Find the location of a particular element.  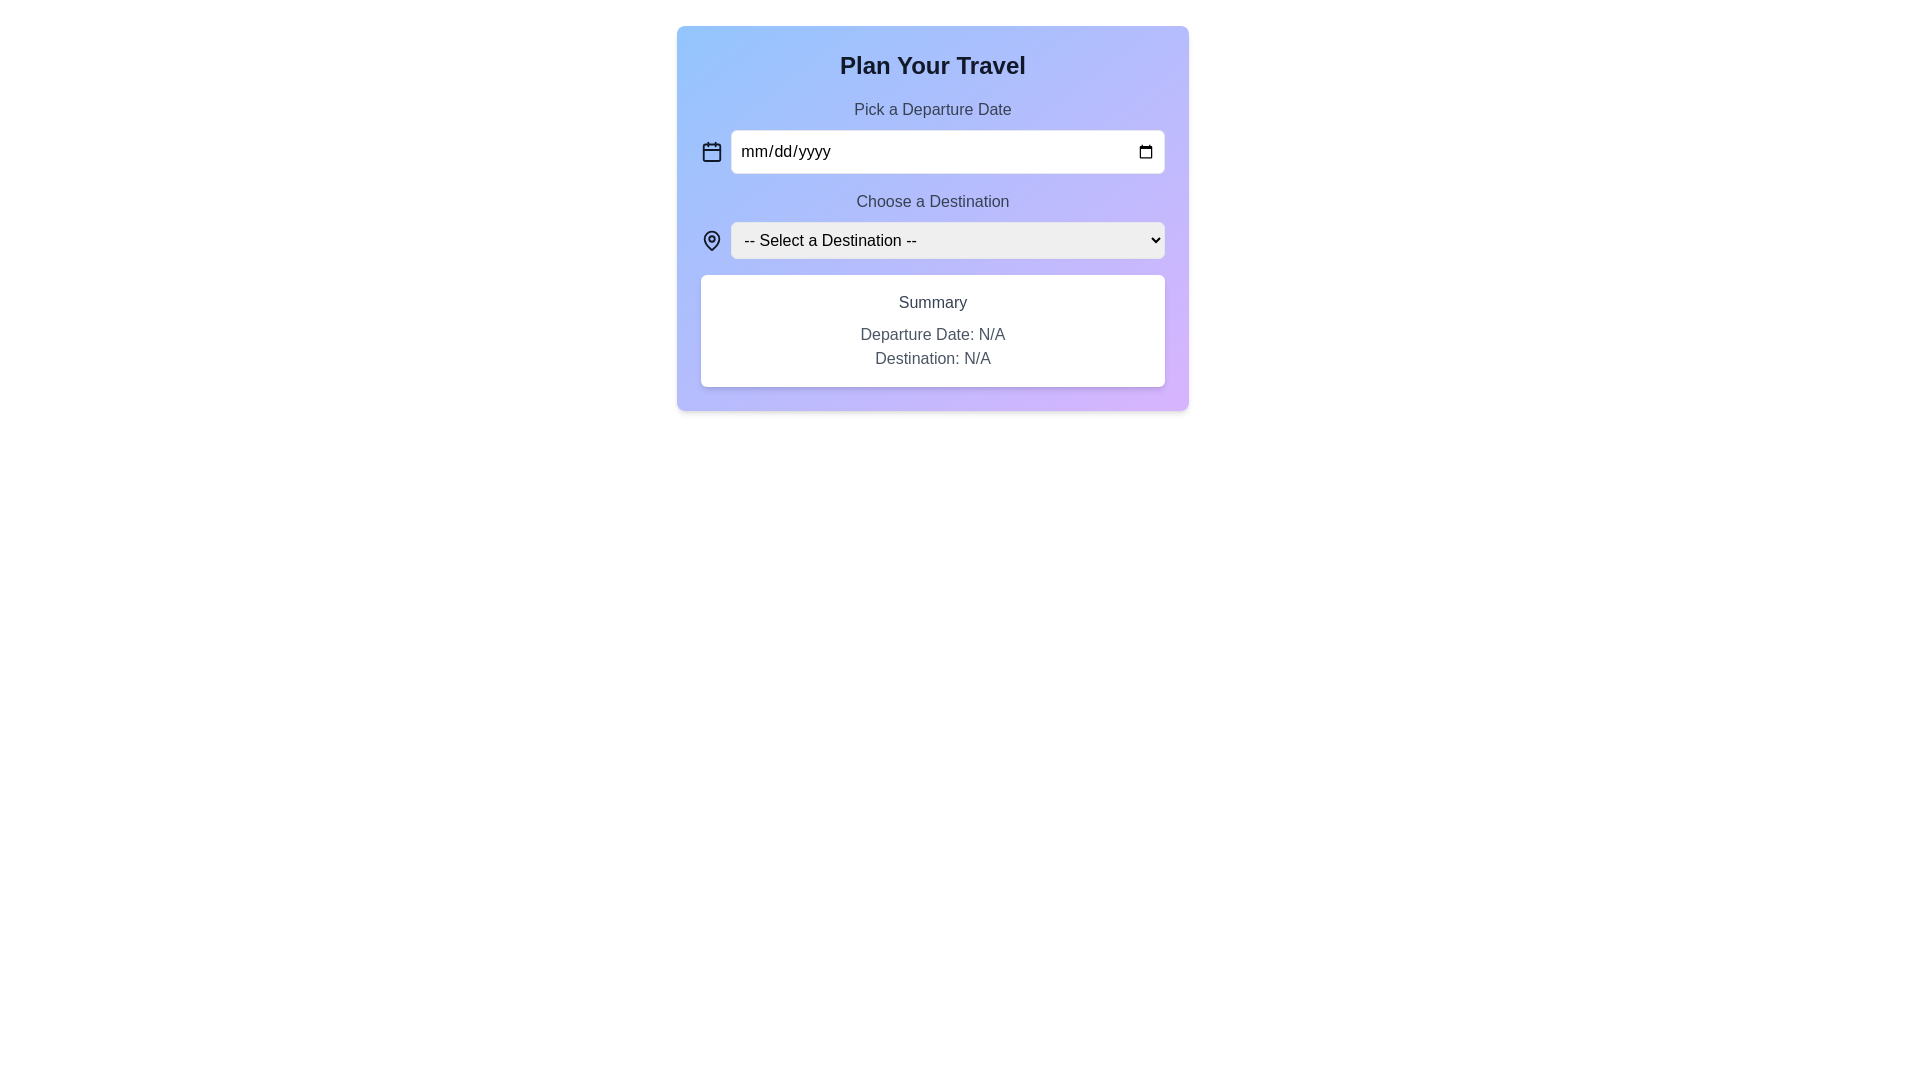

the dropdown menu located in the 'Choose a Destination' section is located at coordinates (931, 239).